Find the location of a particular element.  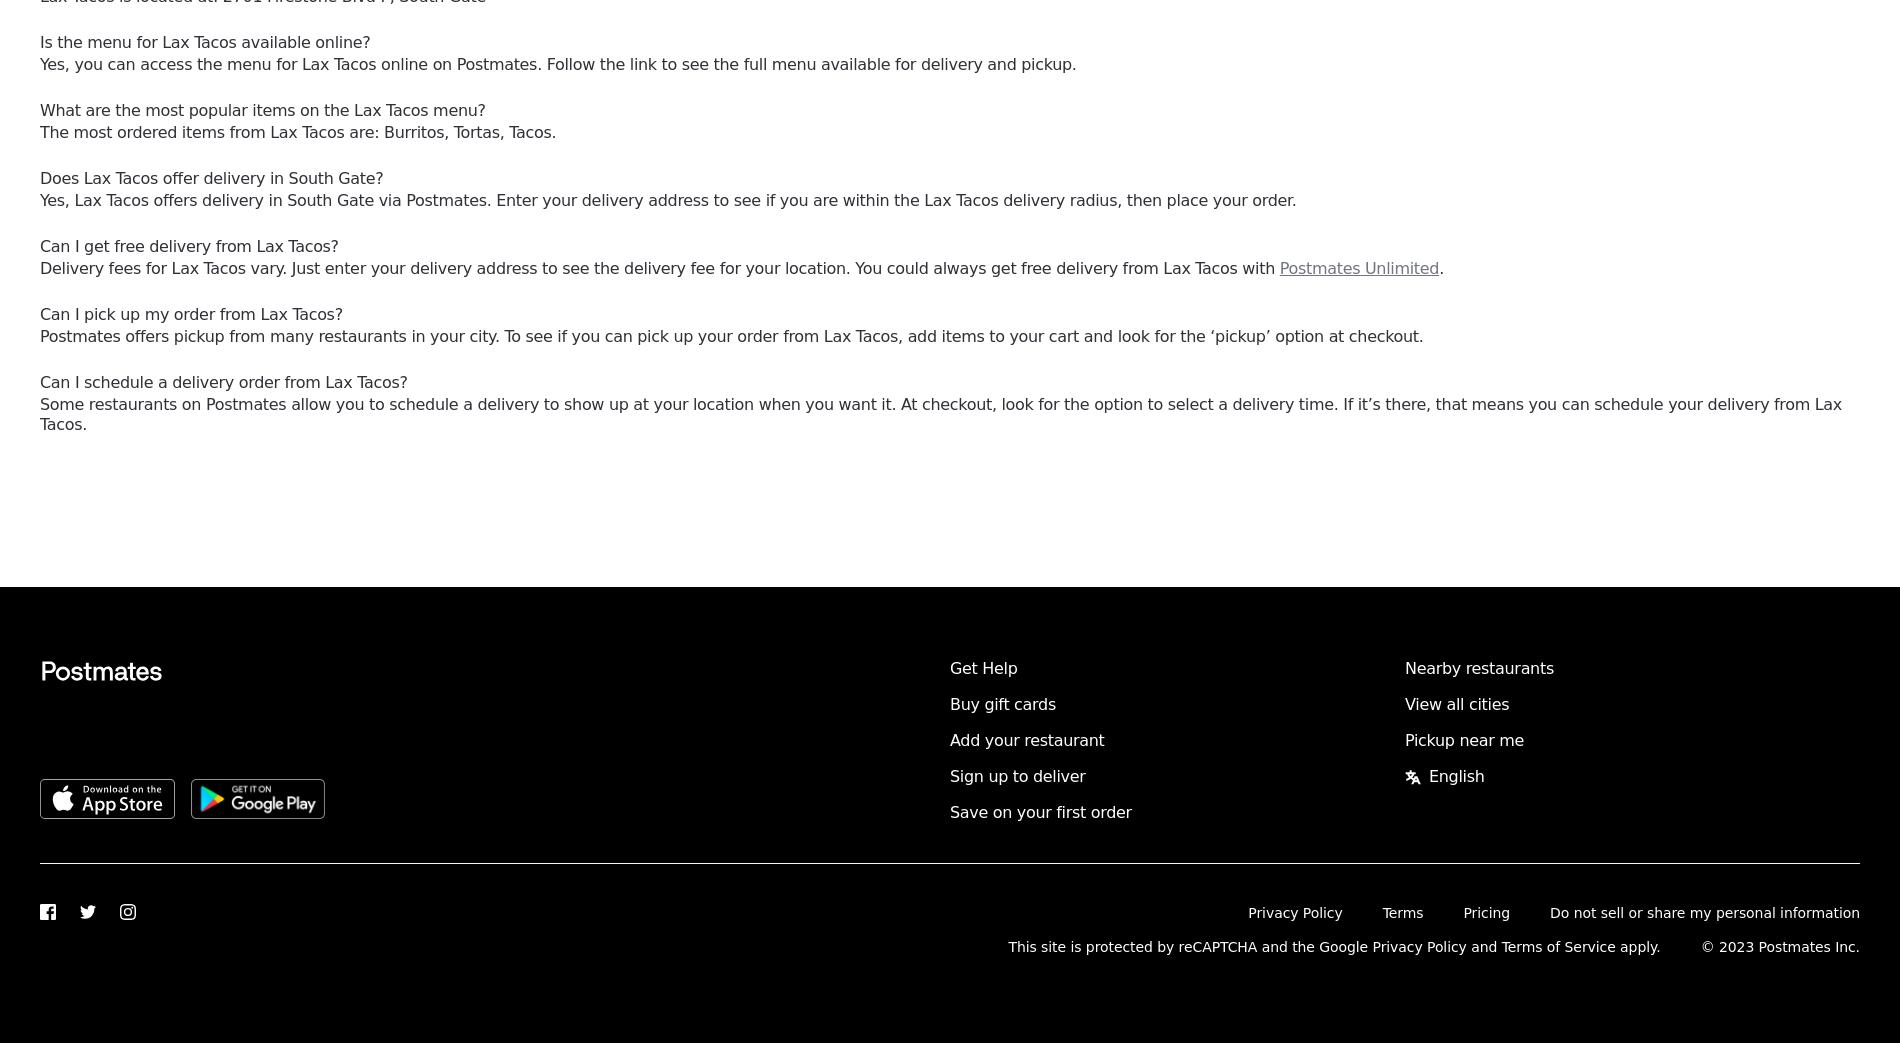

'Sign up to deliver' is located at coordinates (950, 775).